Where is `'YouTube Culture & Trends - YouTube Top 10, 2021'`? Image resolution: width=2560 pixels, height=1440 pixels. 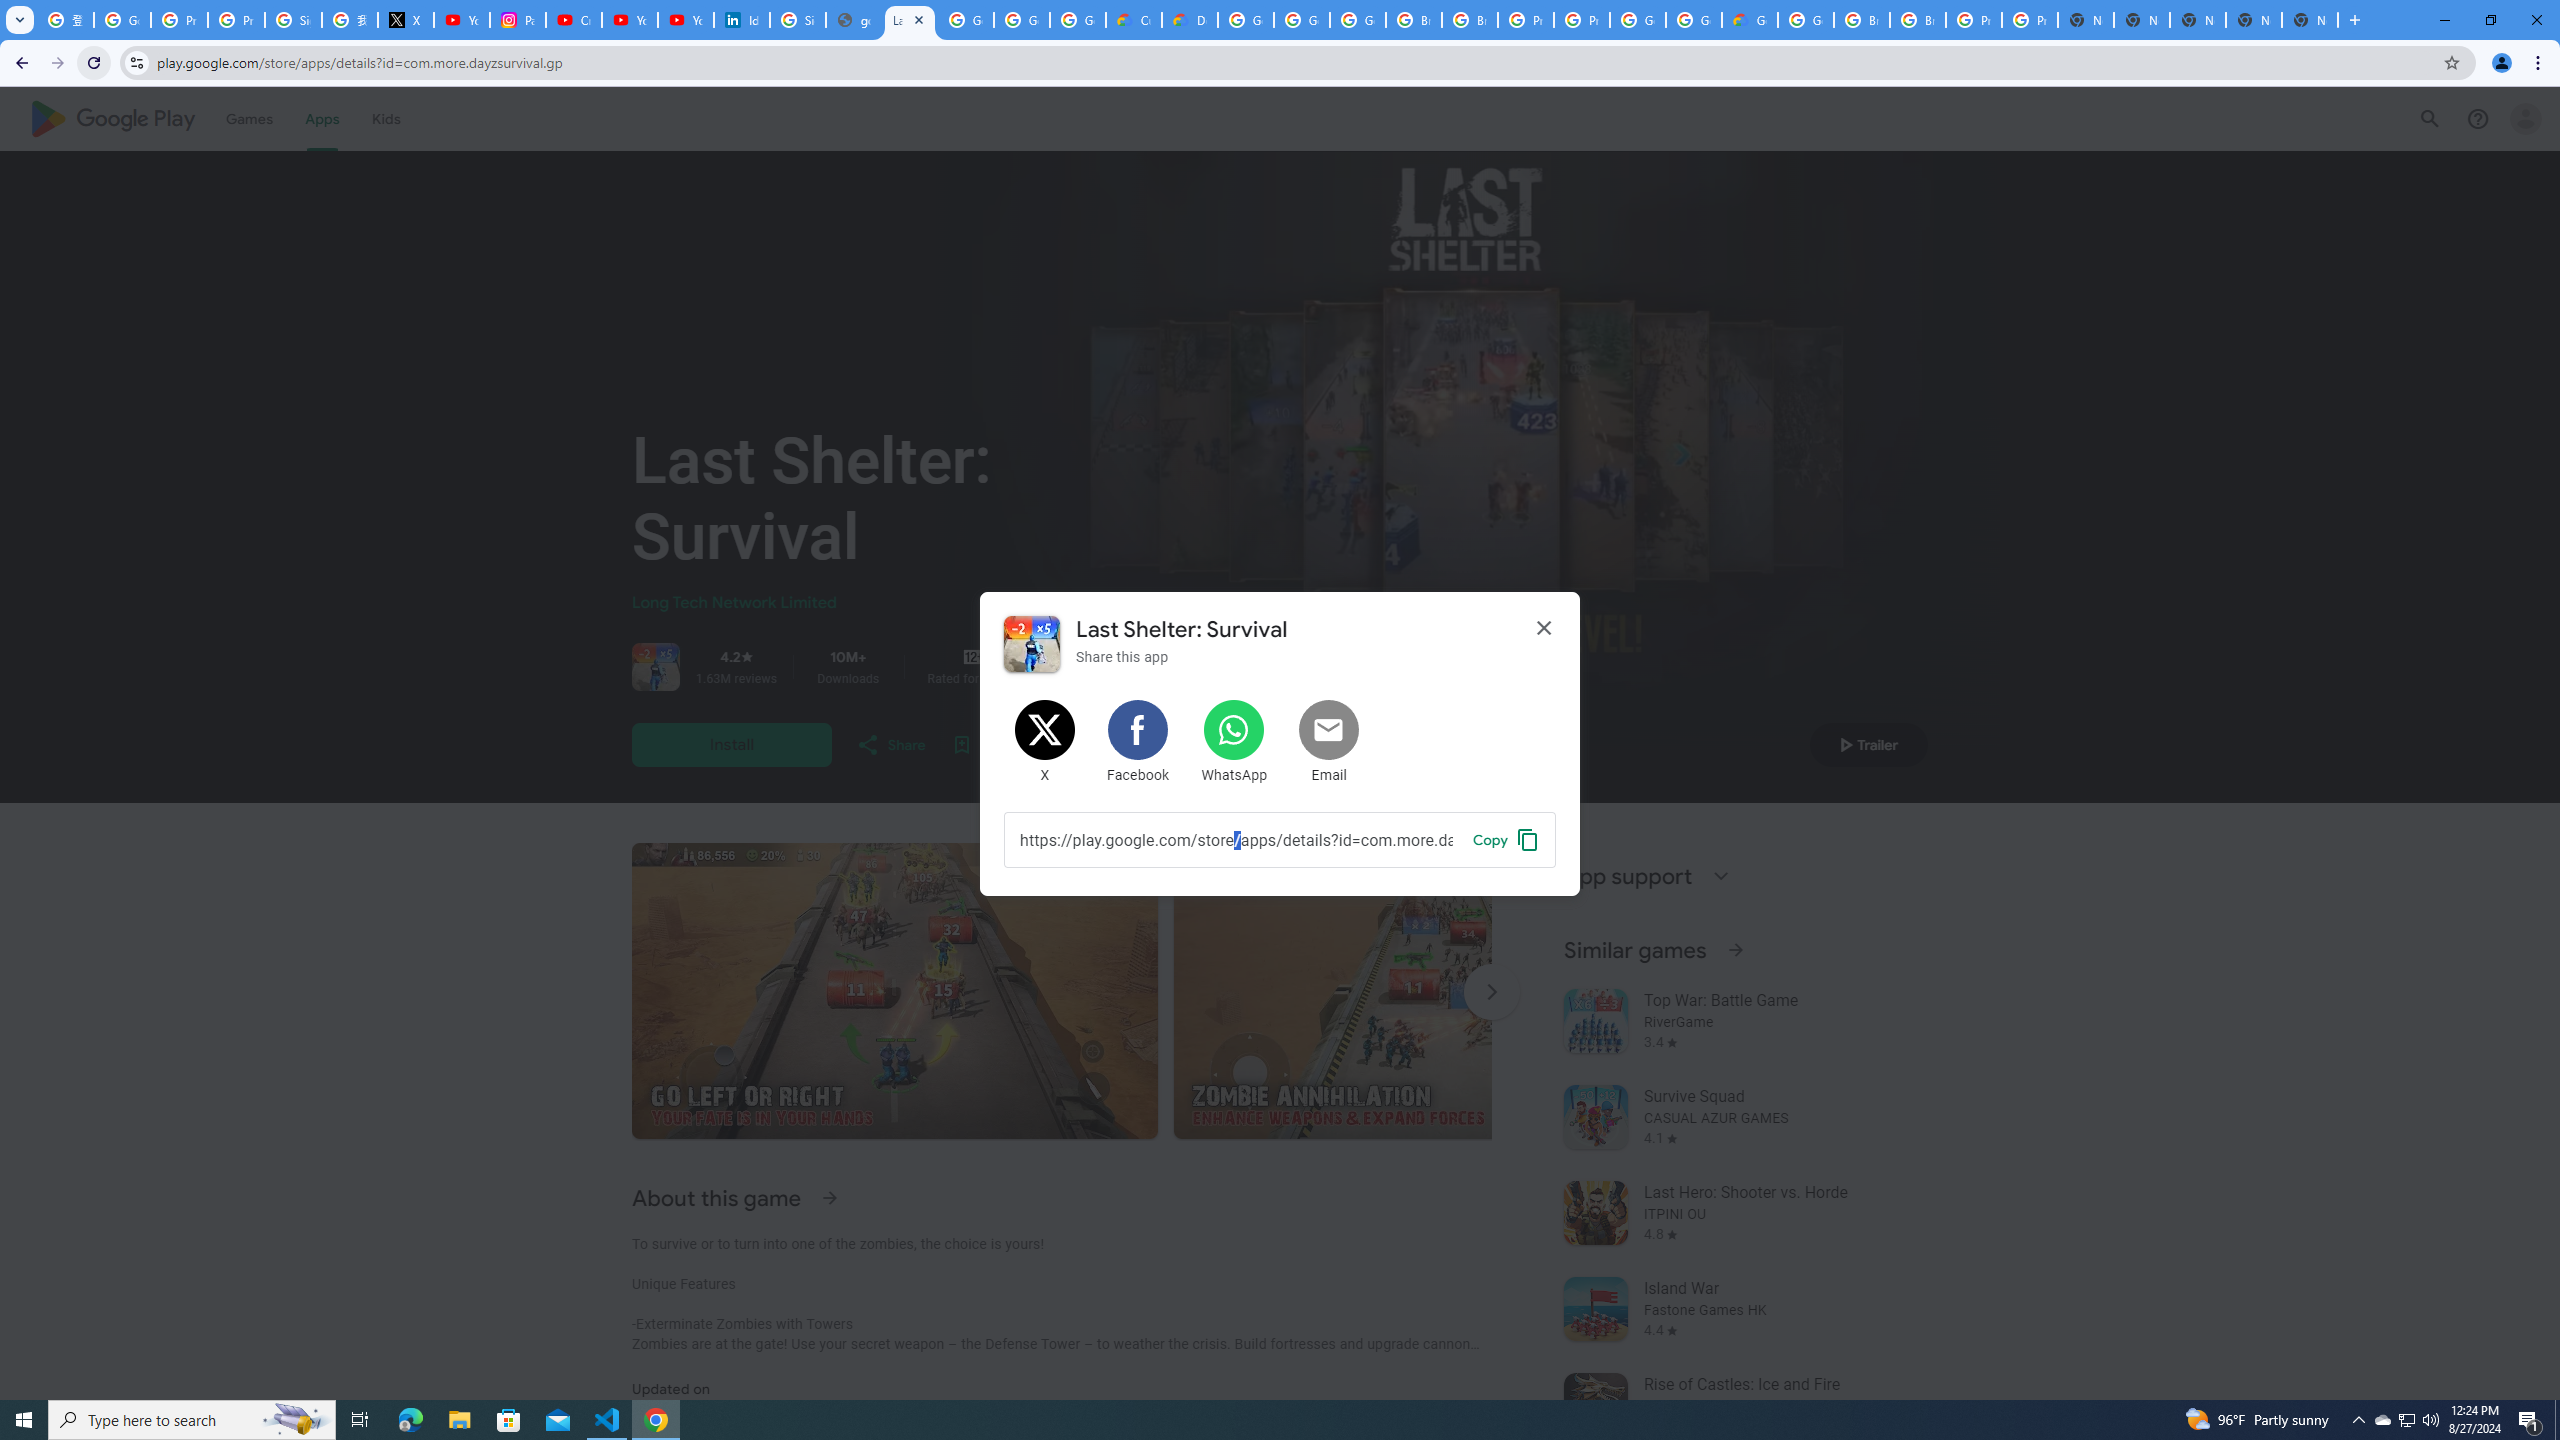
'YouTube Culture & Trends - YouTube Top 10, 2021' is located at coordinates (685, 19).